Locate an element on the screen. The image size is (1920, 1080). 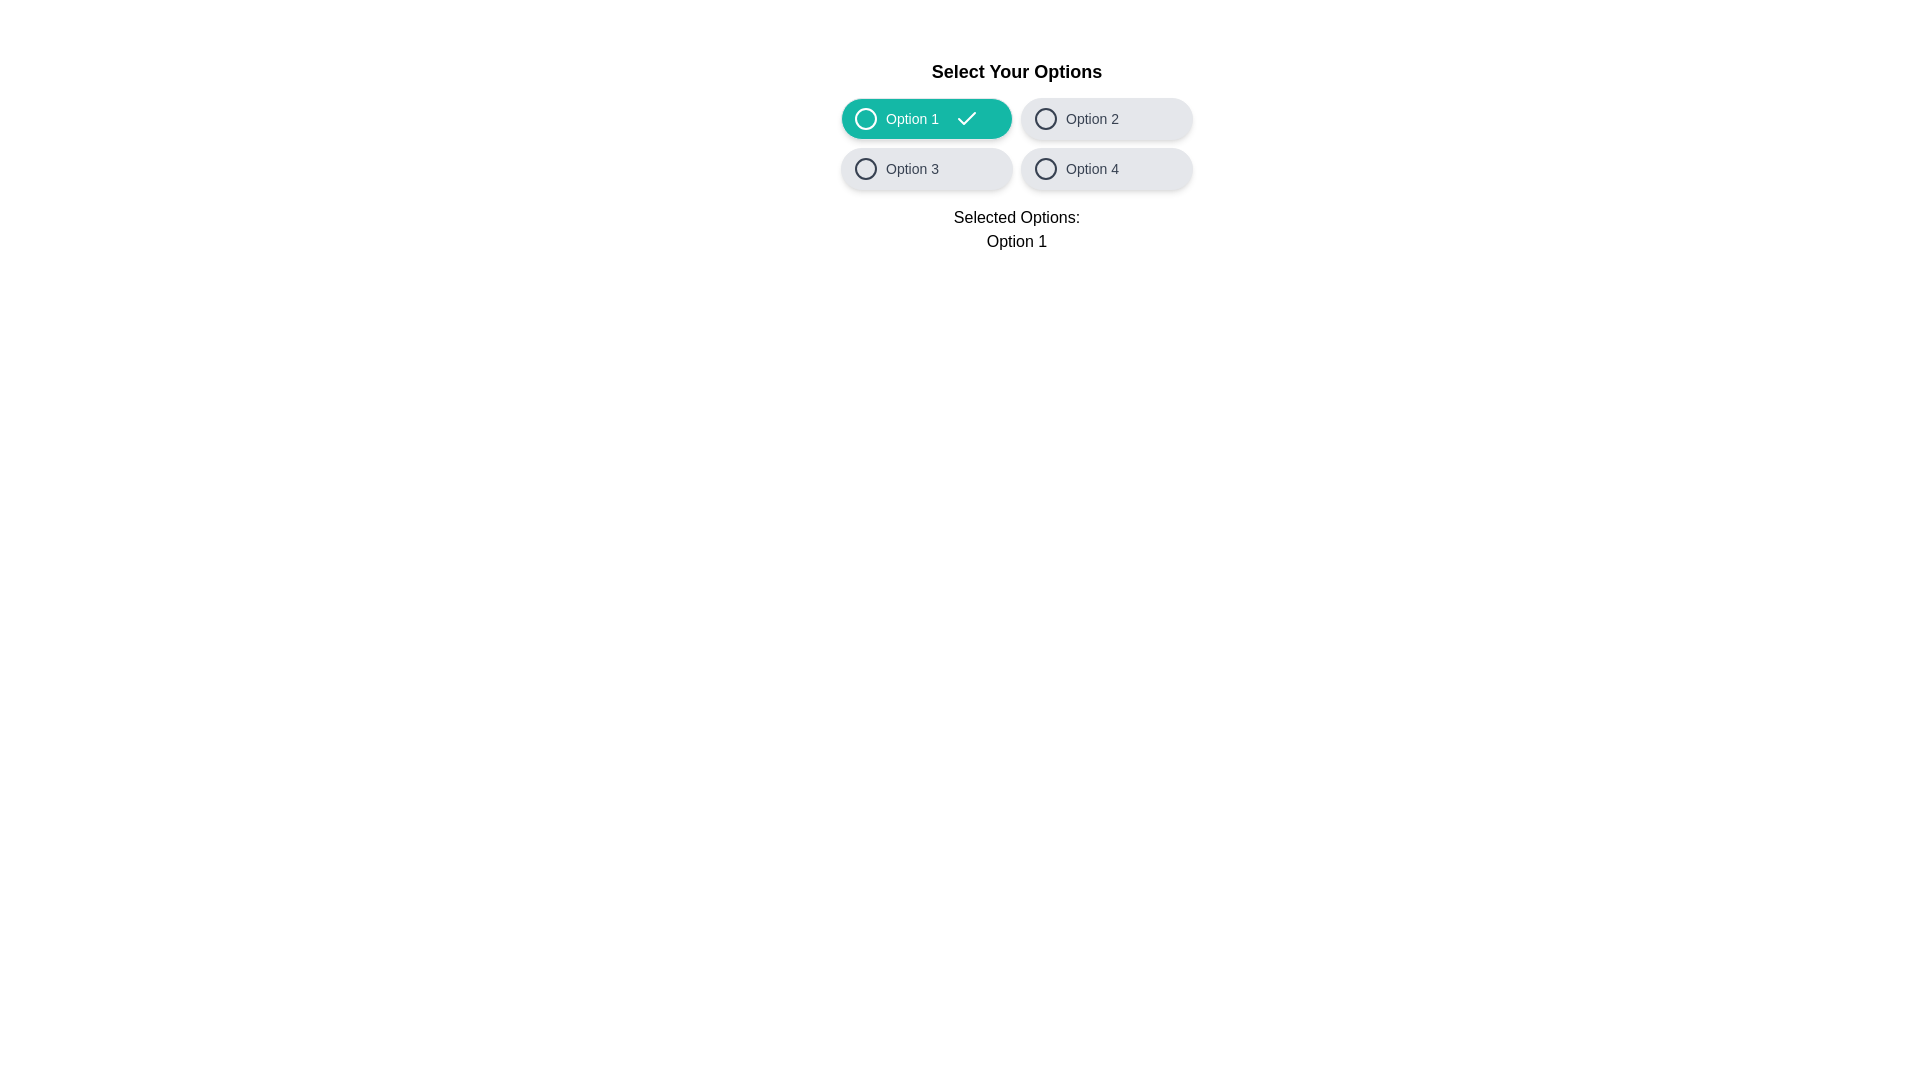
the option Option 1 by clicking its button is located at coordinates (925, 119).